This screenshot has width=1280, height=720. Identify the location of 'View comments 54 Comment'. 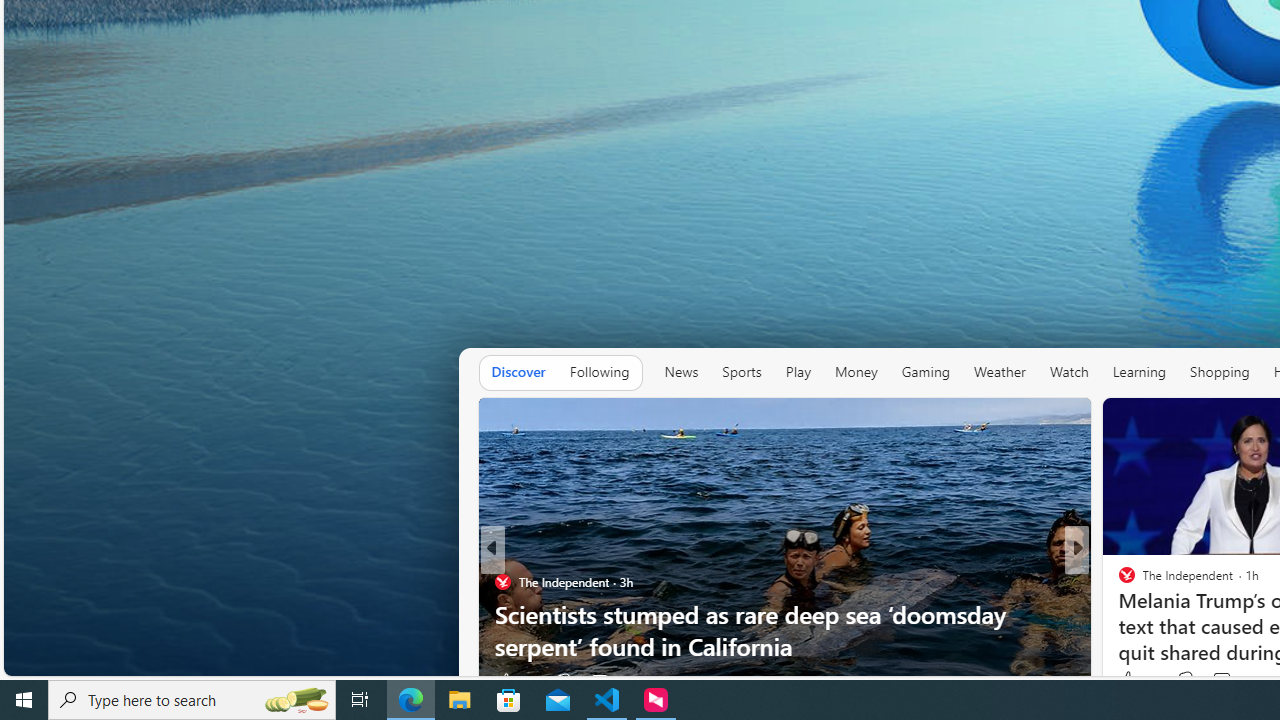
(1214, 680).